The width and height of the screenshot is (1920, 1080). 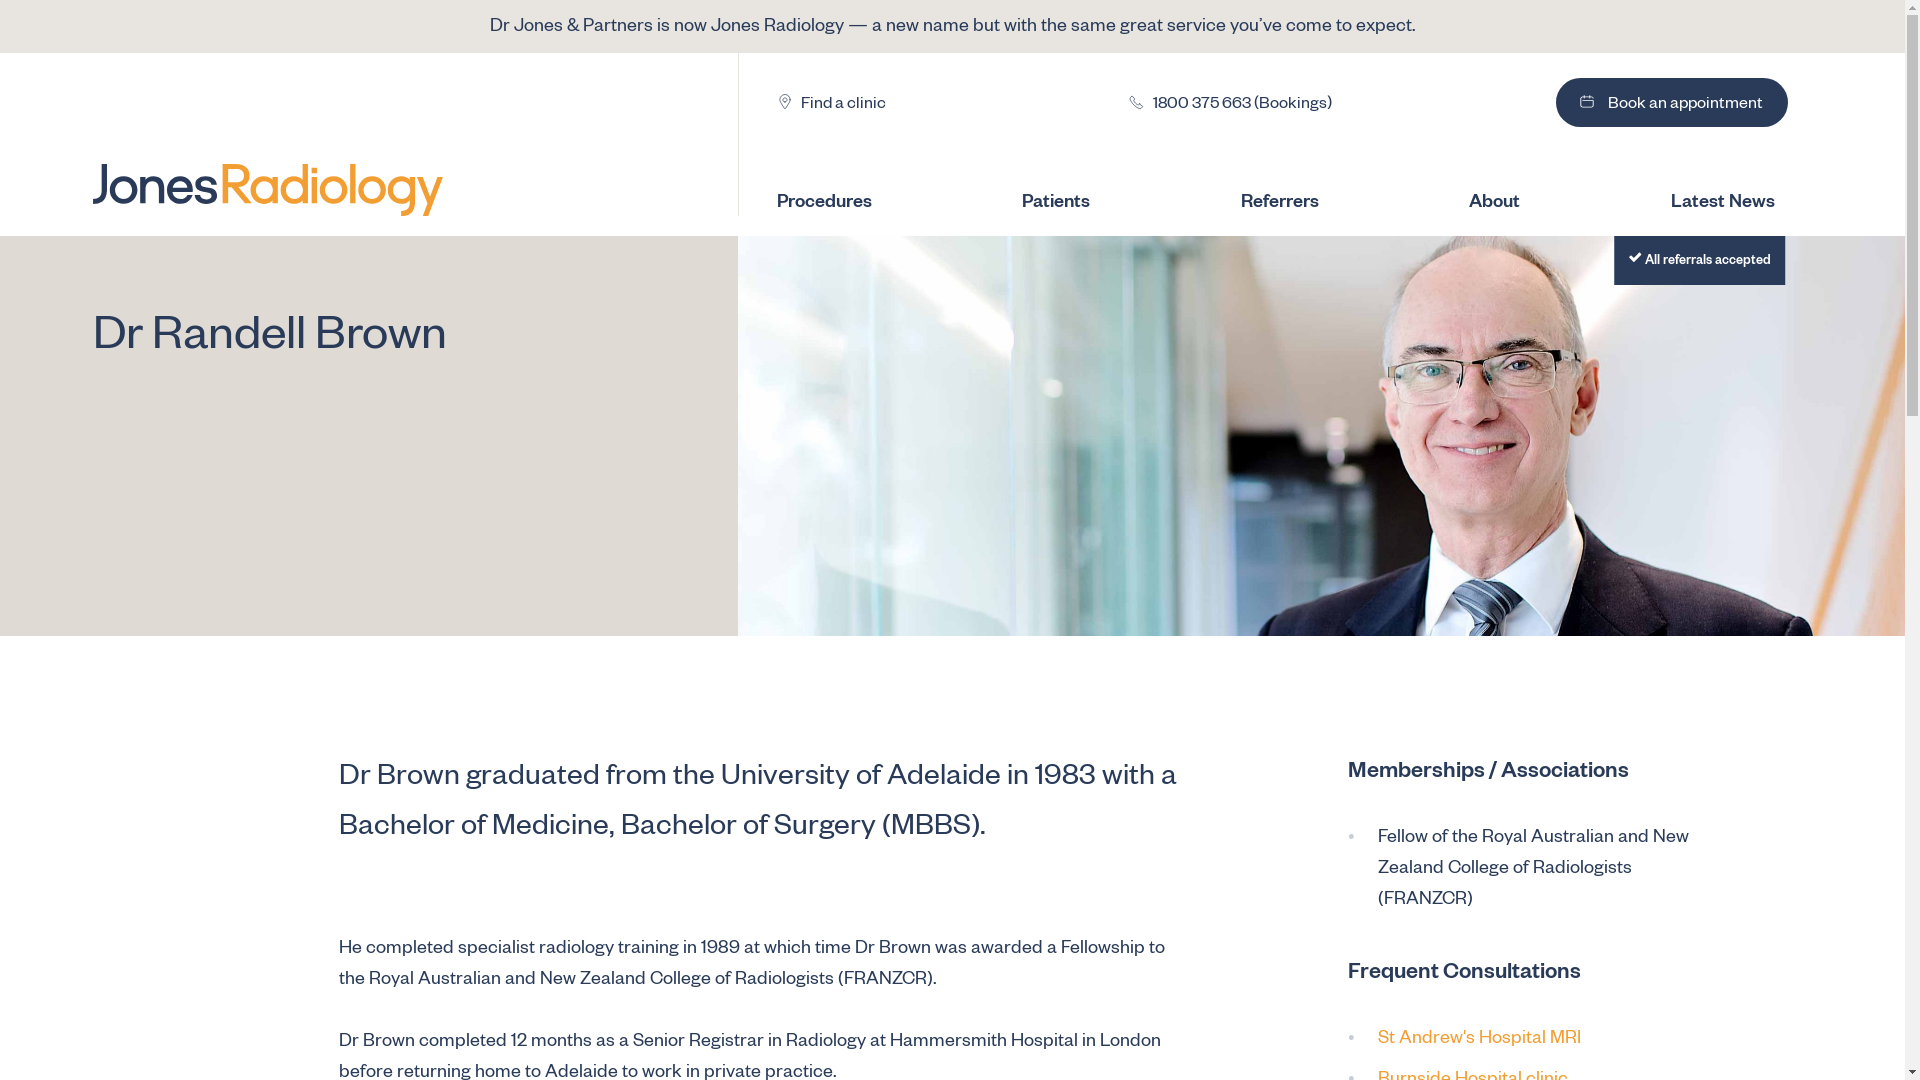 What do you see at coordinates (1227, 103) in the screenshot?
I see `'1800 375 663 (Bookings)'` at bounding box center [1227, 103].